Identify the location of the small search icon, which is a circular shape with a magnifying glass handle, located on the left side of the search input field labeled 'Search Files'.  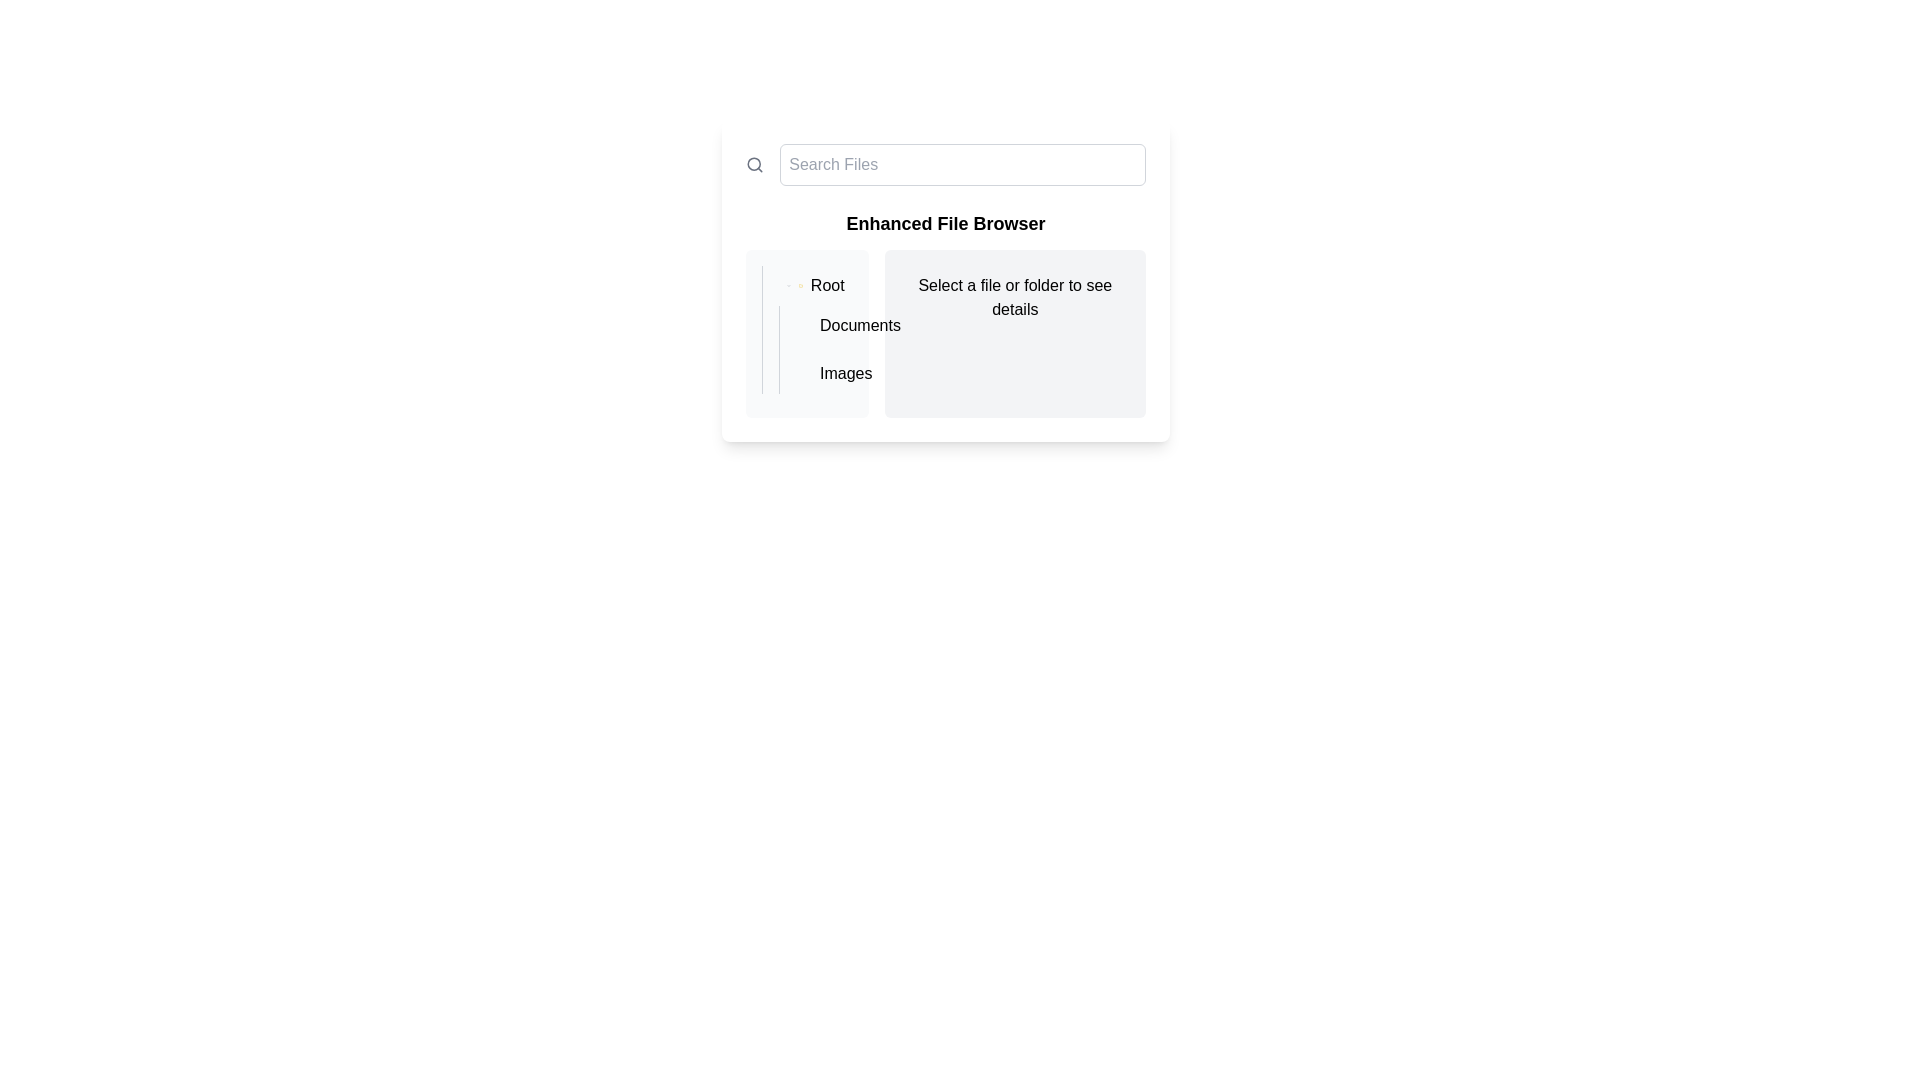
(754, 164).